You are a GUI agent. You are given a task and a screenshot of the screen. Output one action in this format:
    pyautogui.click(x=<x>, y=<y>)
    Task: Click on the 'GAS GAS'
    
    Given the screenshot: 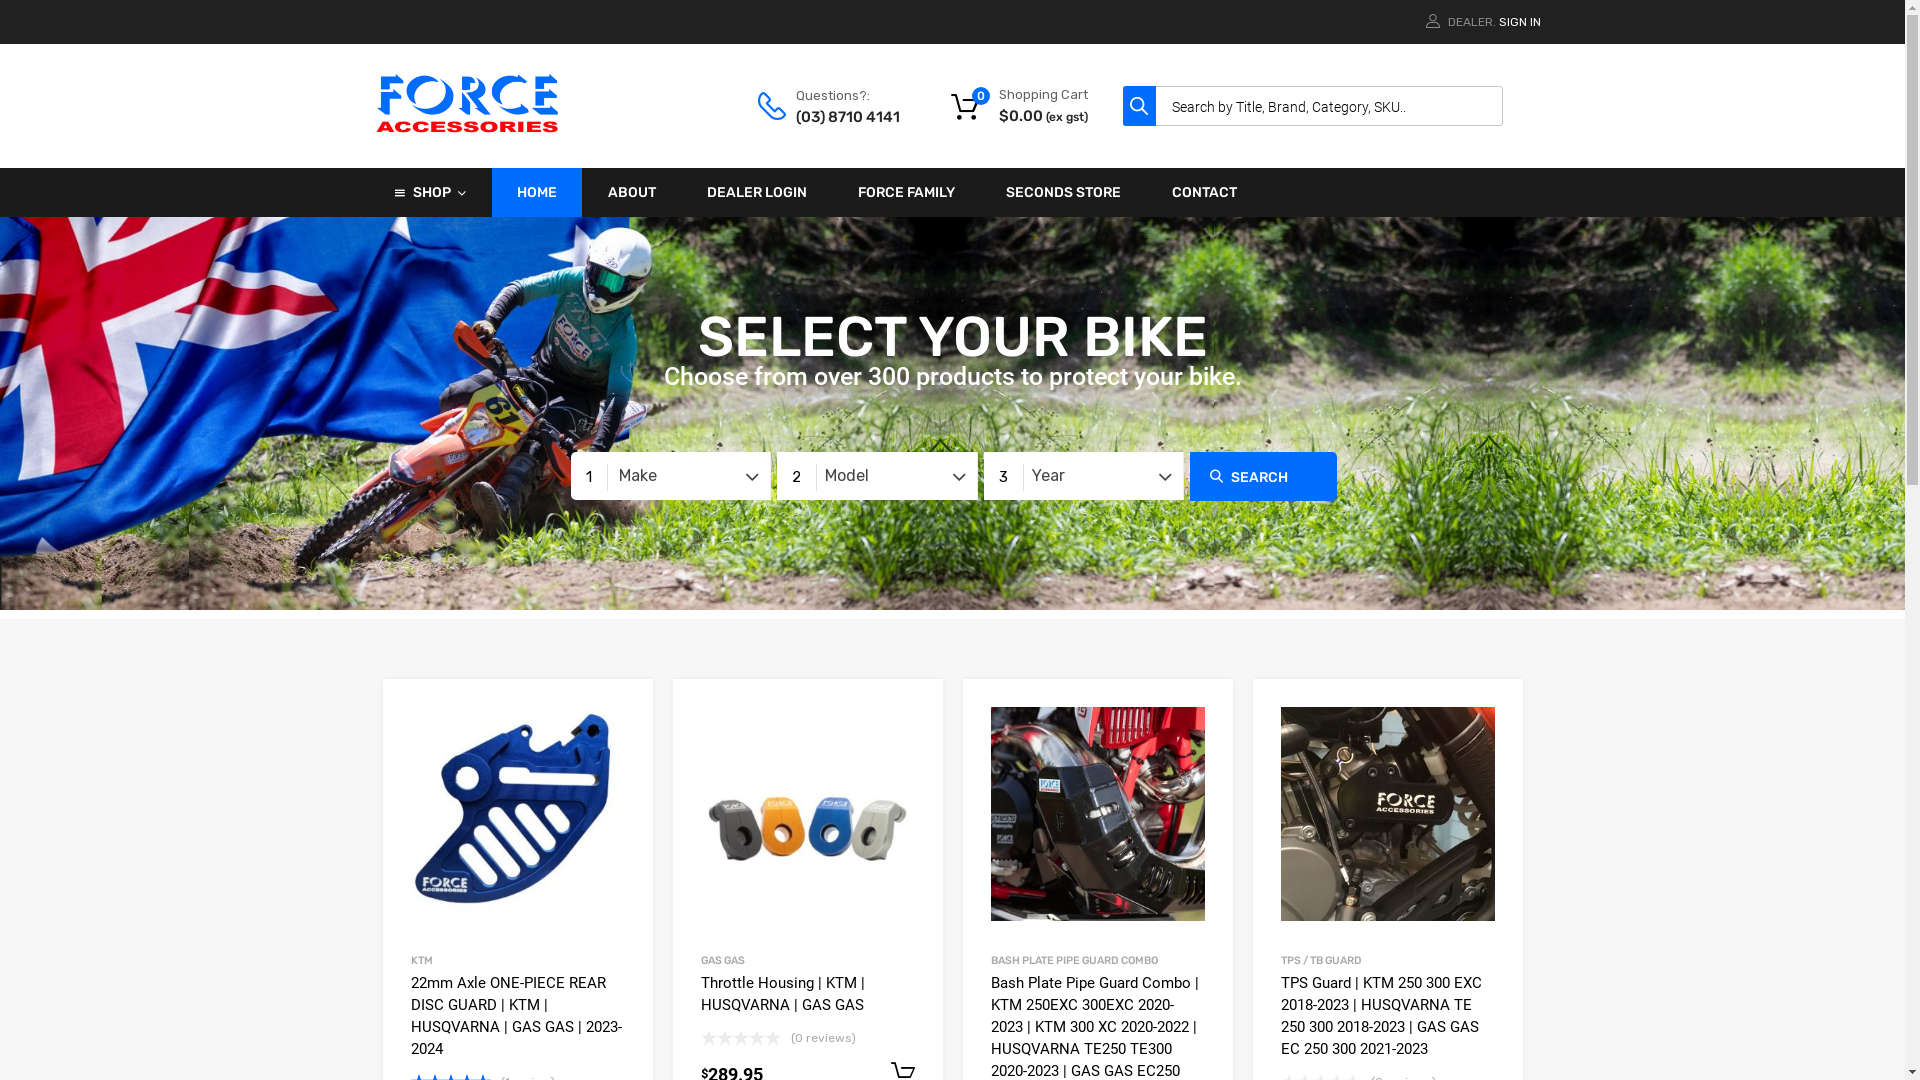 What is the action you would take?
    pyautogui.click(x=720, y=959)
    